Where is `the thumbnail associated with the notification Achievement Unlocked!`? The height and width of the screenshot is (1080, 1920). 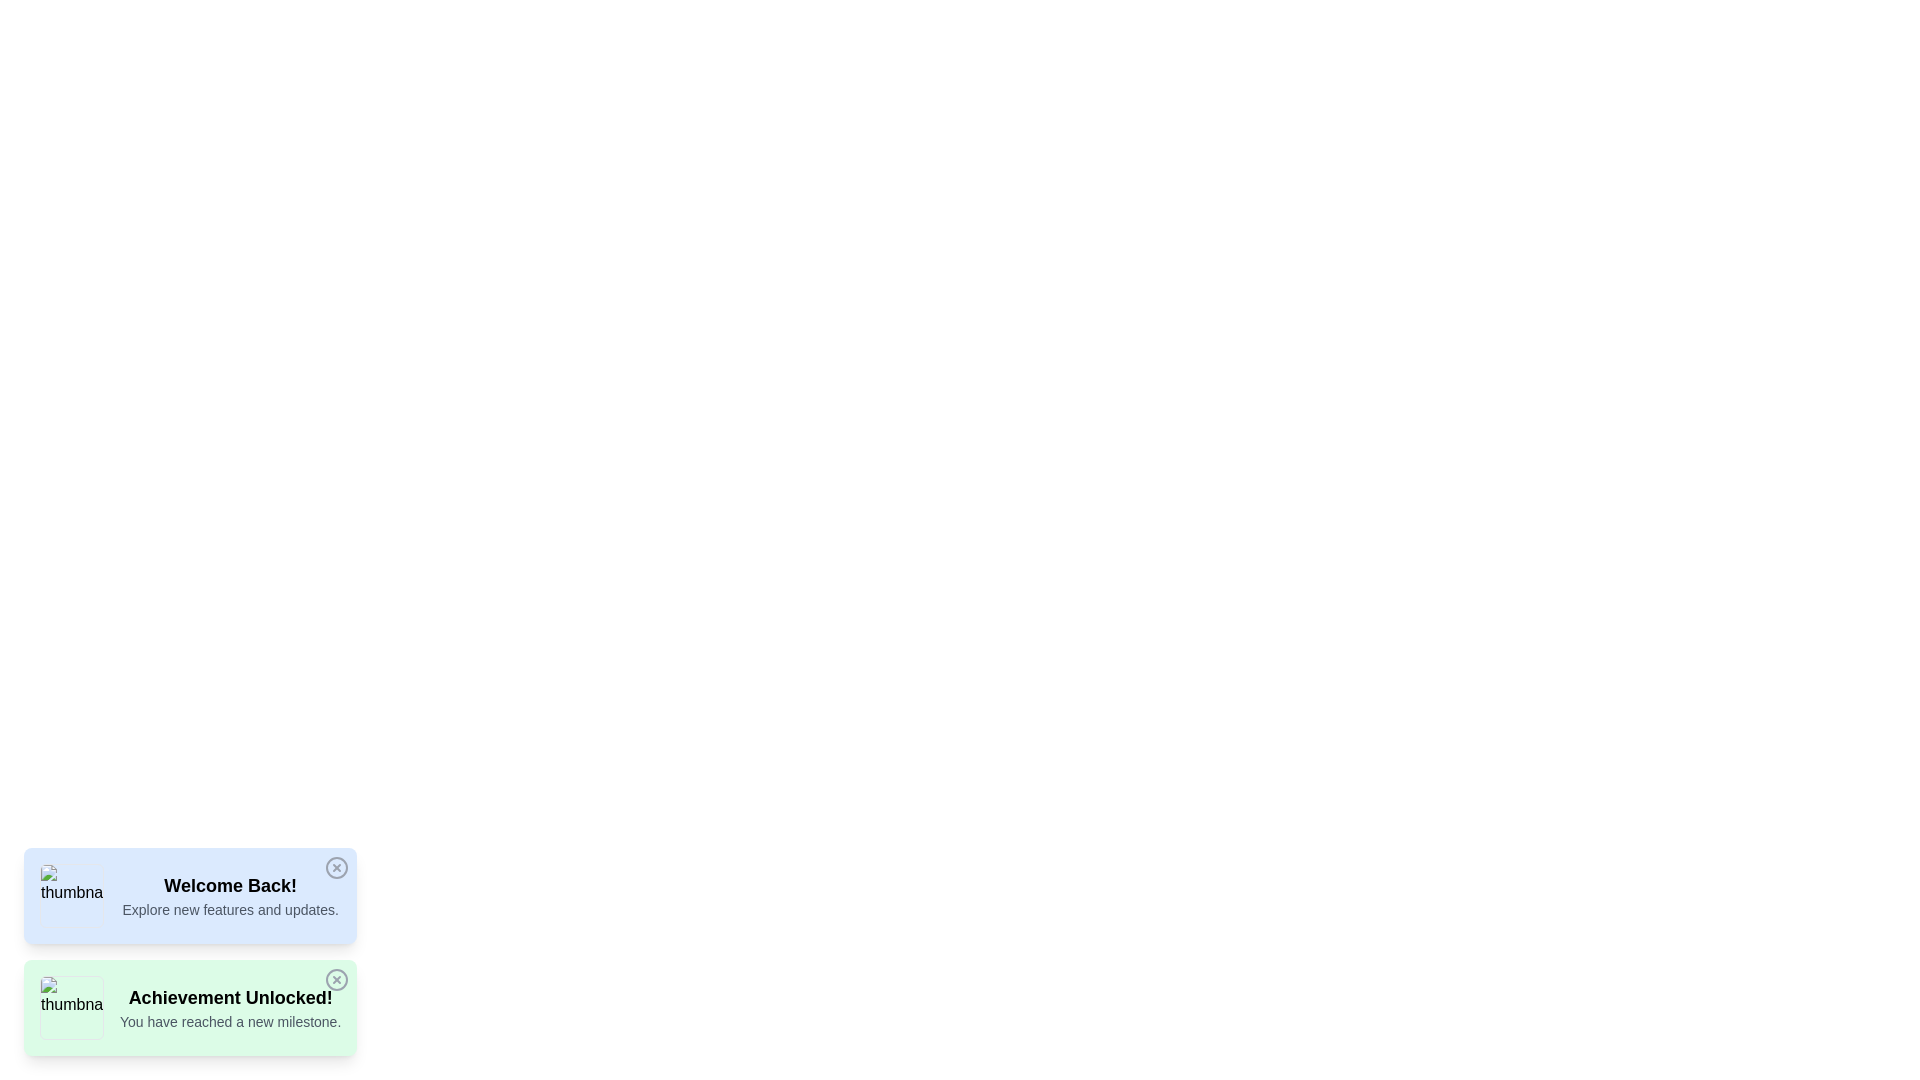 the thumbnail associated with the notification Achievement Unlocked! is located at coordinates (72, 1007).